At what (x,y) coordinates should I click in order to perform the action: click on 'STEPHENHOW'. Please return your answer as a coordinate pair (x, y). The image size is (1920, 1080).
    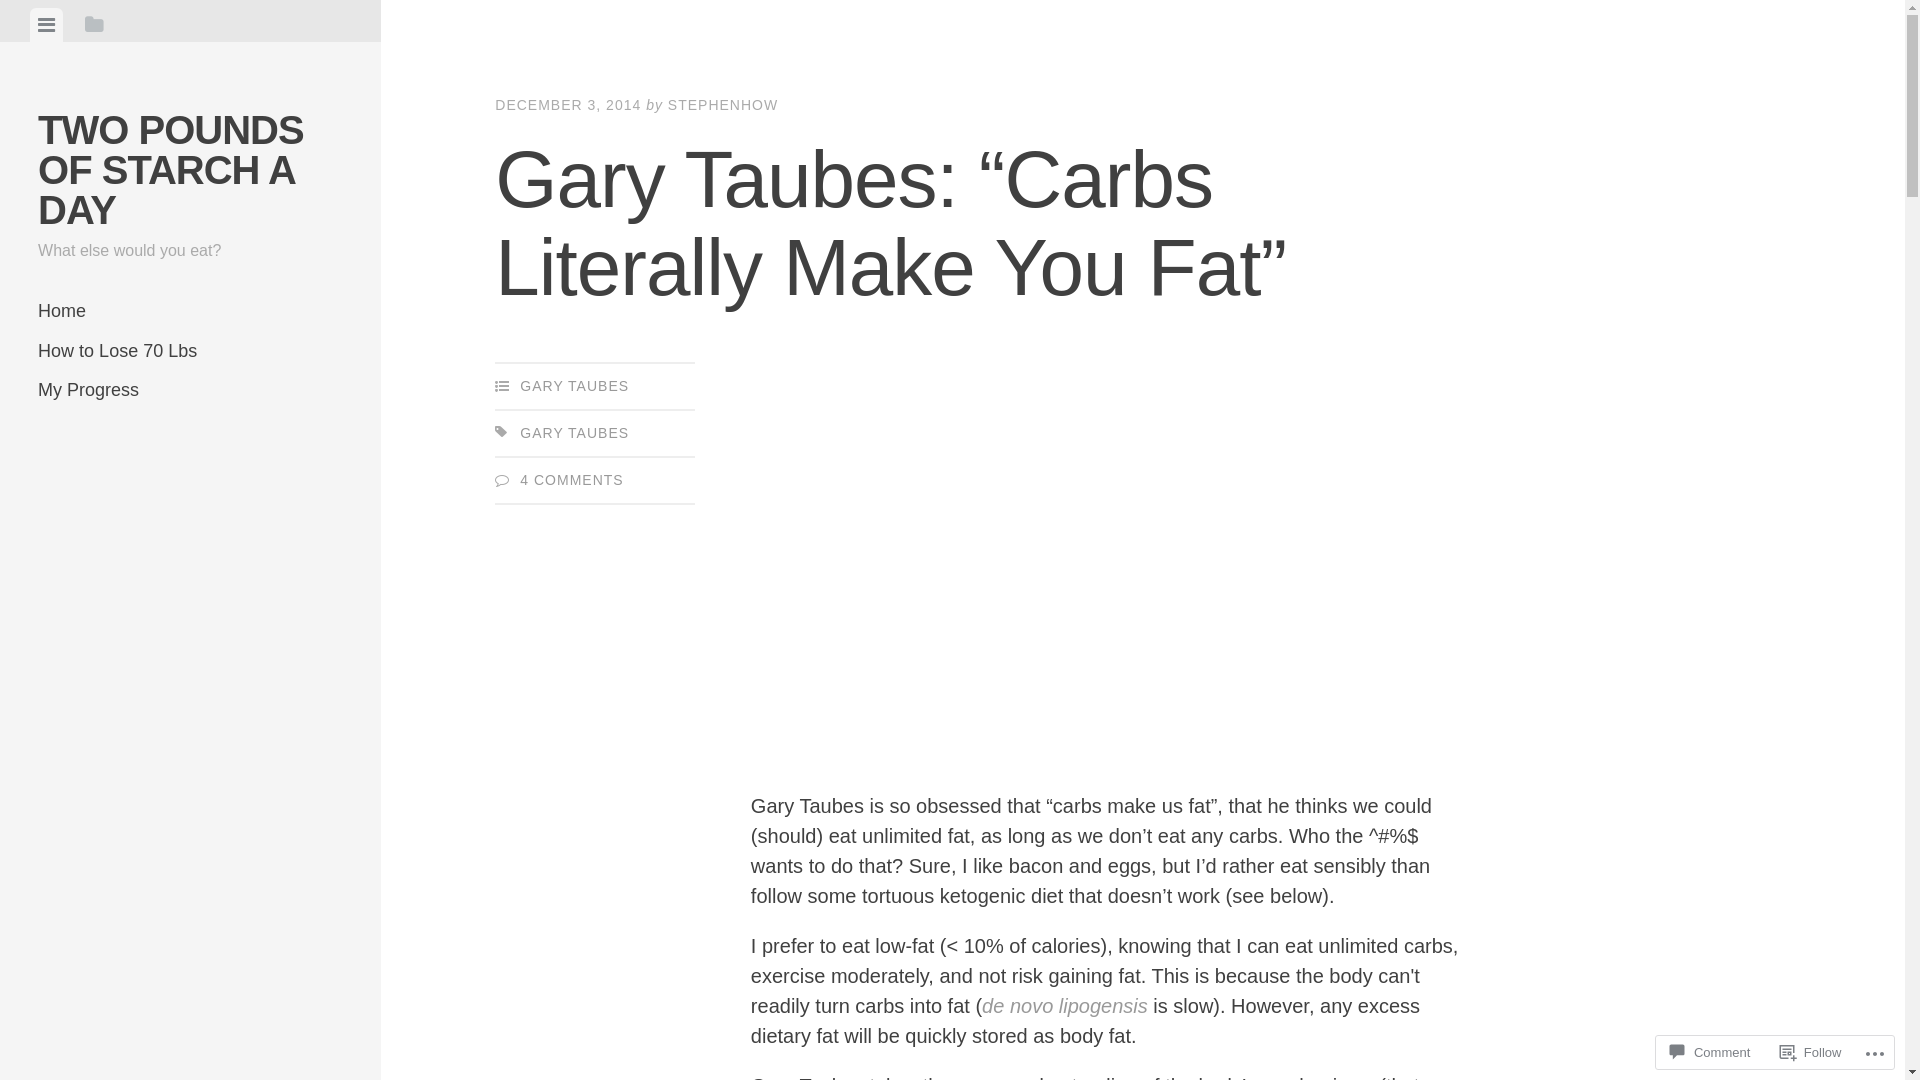
    Looking at the image, I should click on (722, 104).